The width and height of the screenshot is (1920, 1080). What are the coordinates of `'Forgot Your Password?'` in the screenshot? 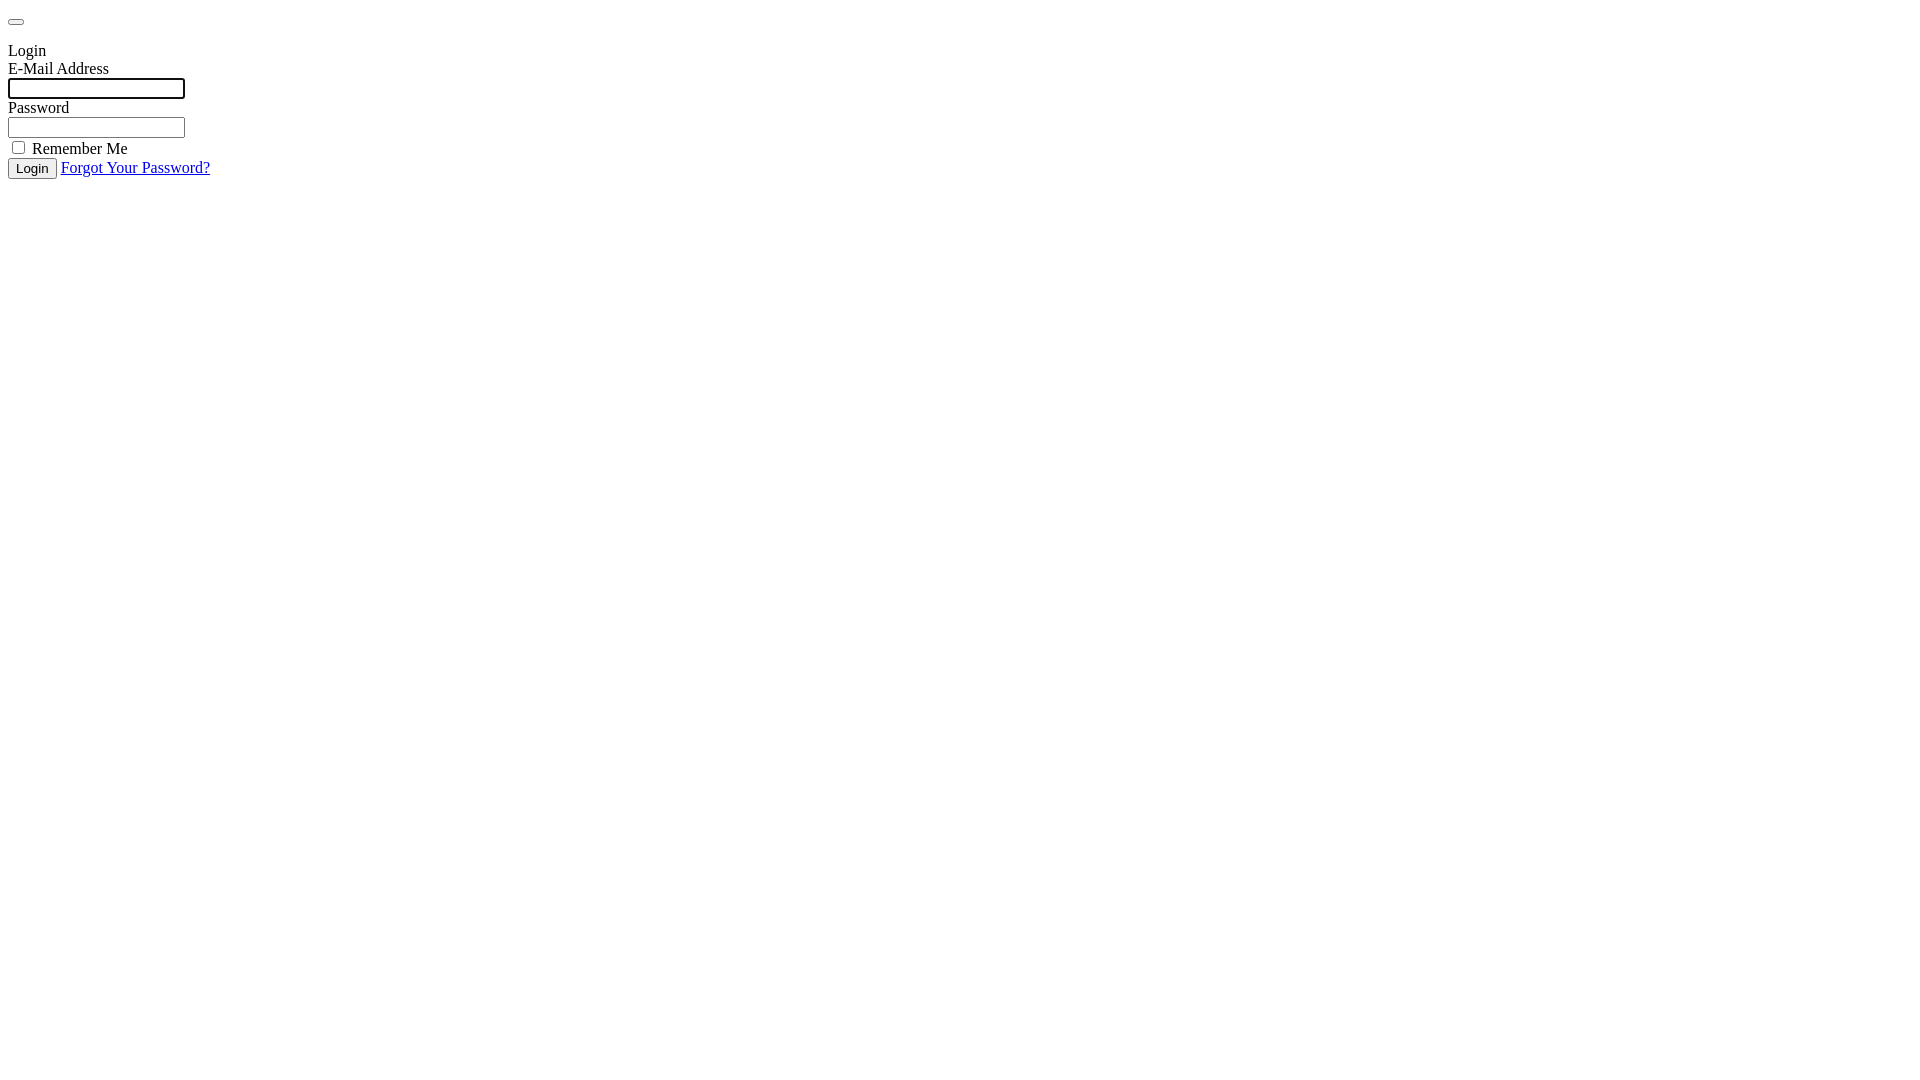 It's located at (134, 166).